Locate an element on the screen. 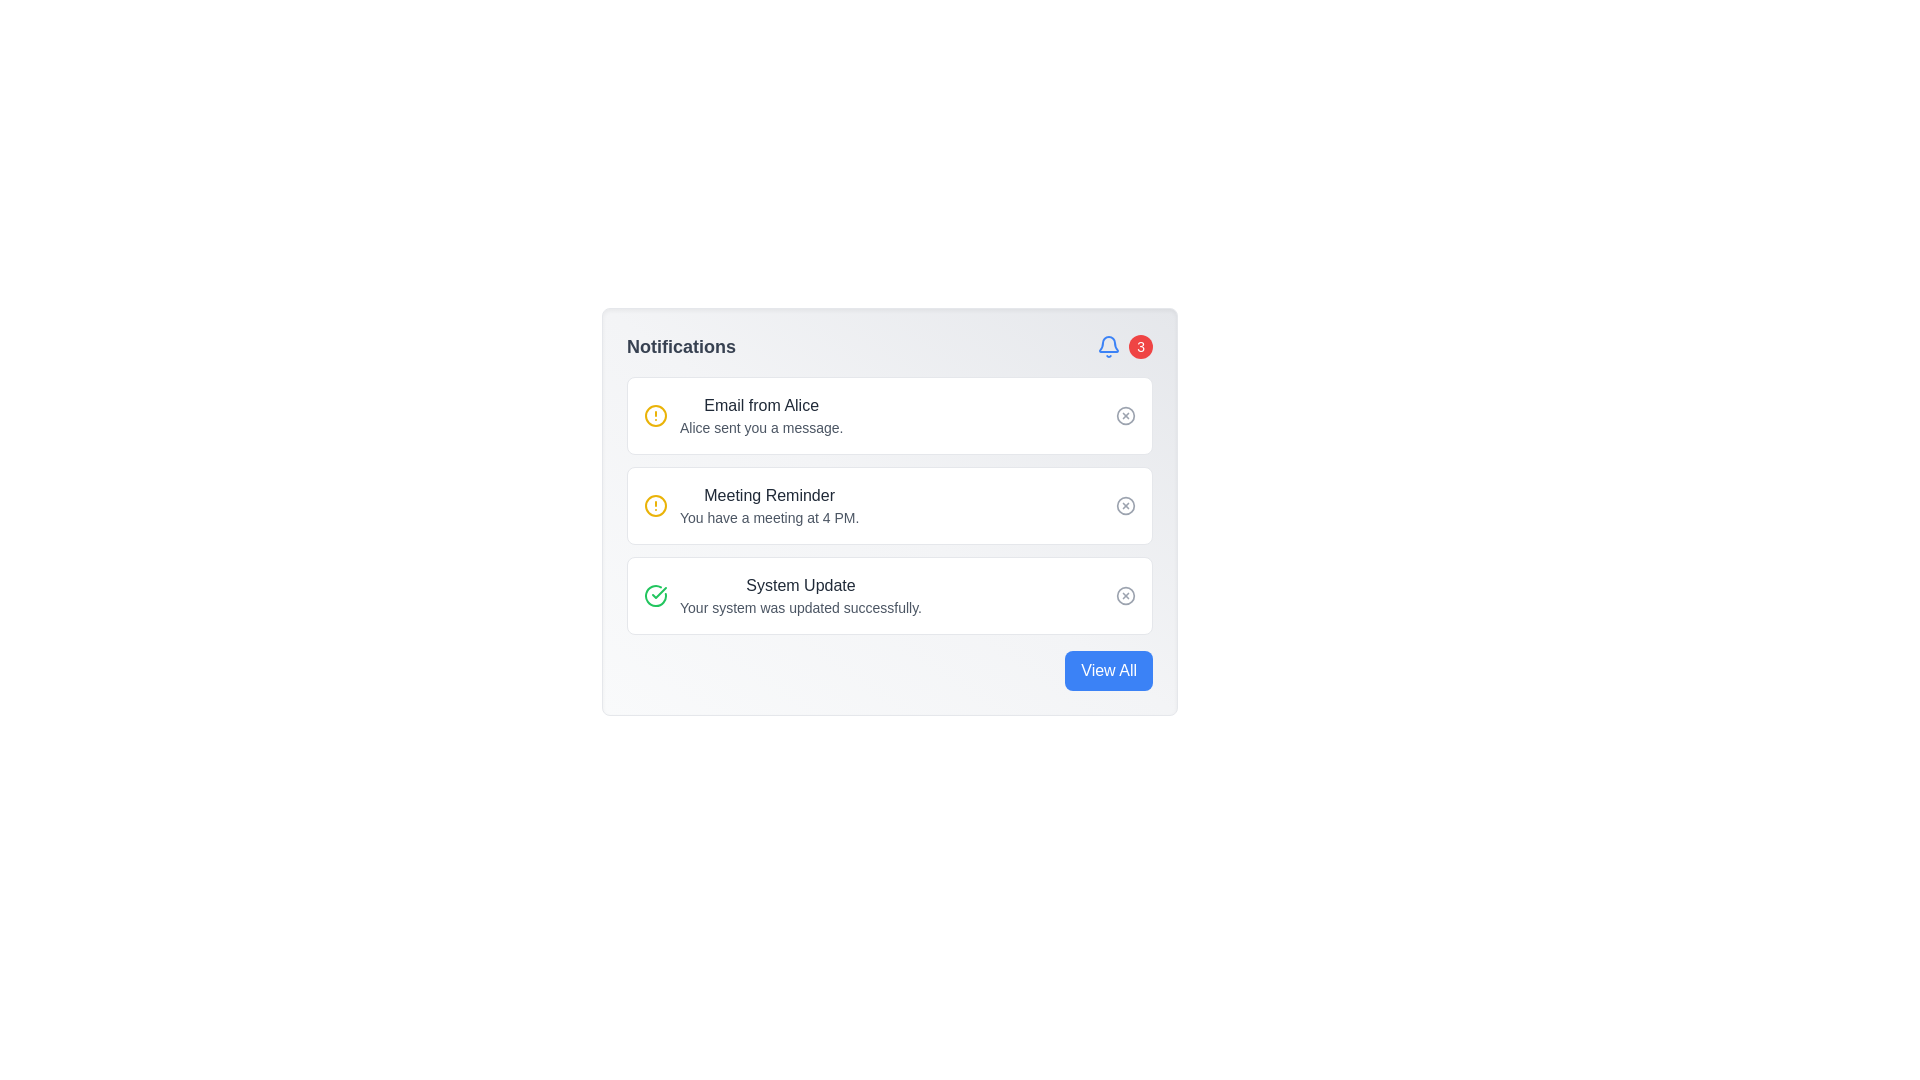  the circular icon that serves as the close button for the notification associated with 'Email from Alice' is located at coordinates (1126, 415).